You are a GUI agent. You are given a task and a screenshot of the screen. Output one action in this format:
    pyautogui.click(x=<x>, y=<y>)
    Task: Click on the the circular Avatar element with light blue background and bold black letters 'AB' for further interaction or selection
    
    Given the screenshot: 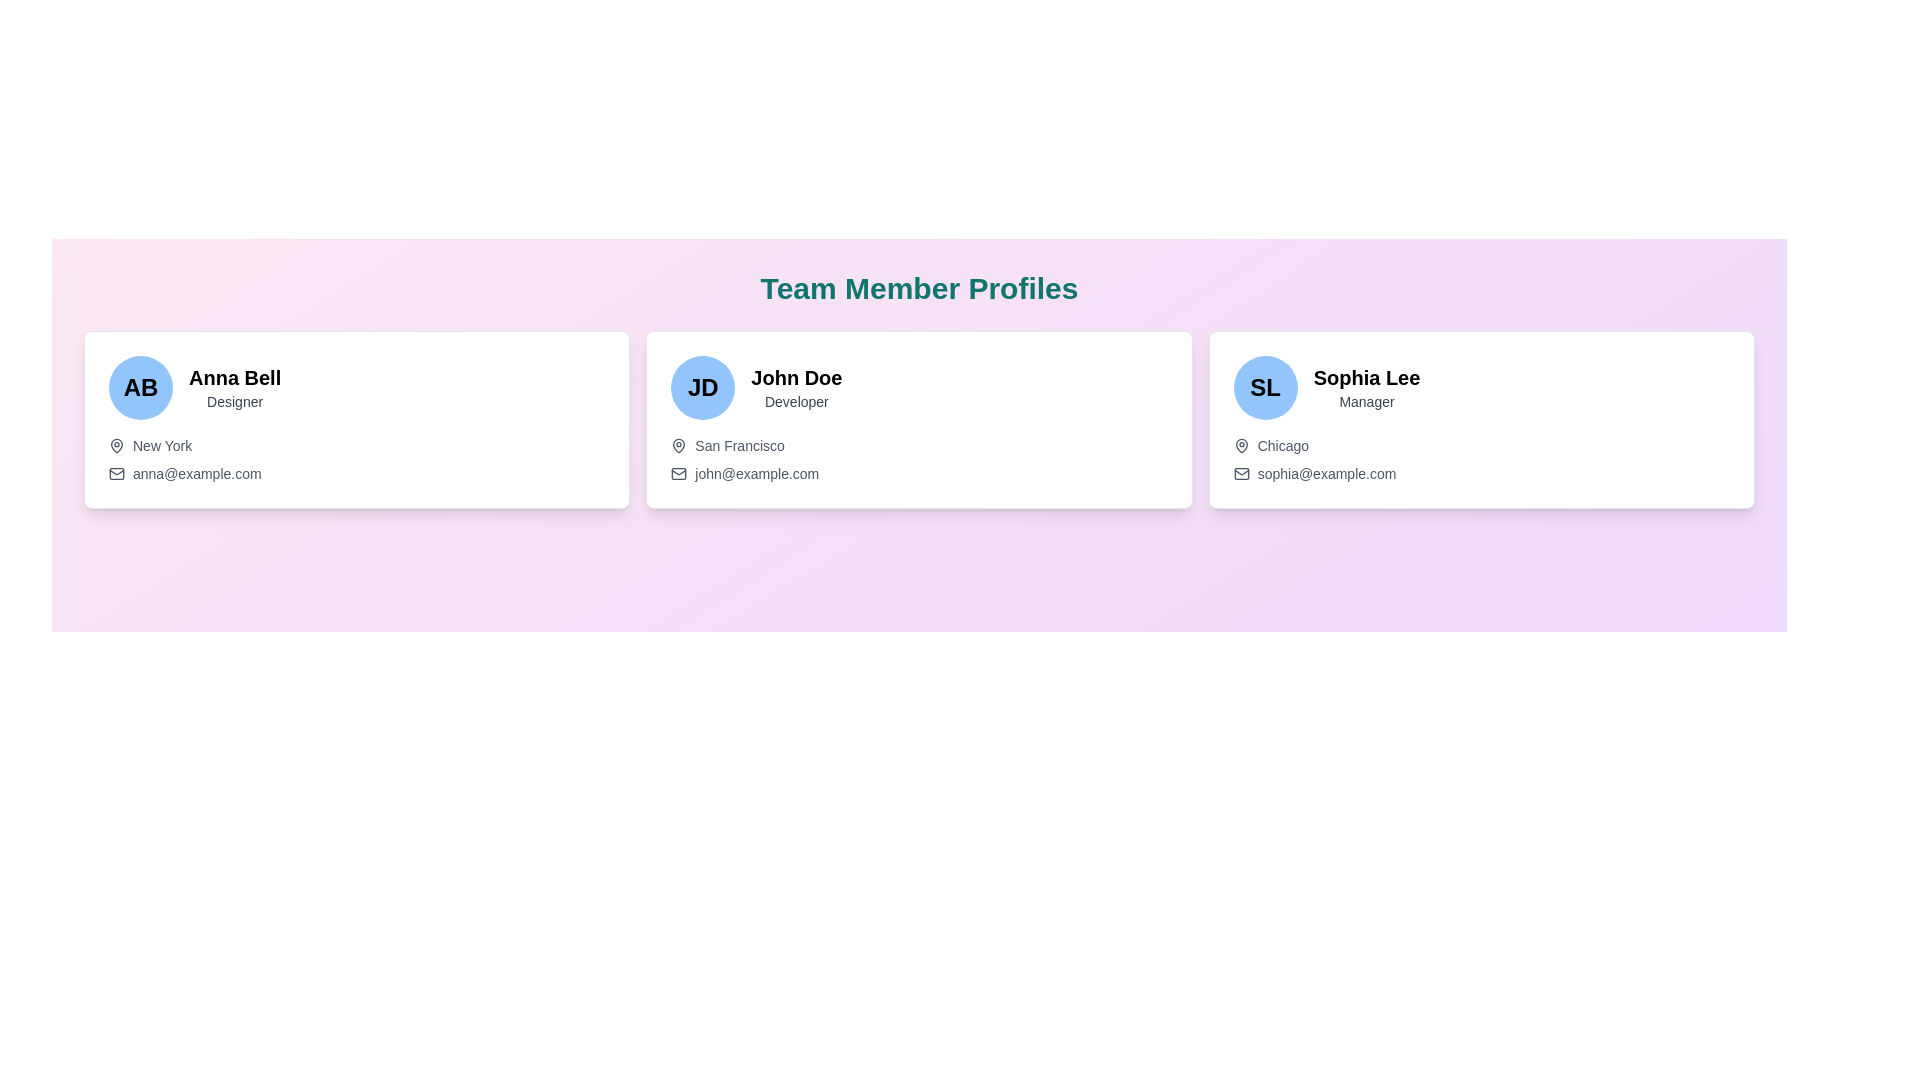 What is the action you would take?
    pyautogui.click(x=139, y=388)
    